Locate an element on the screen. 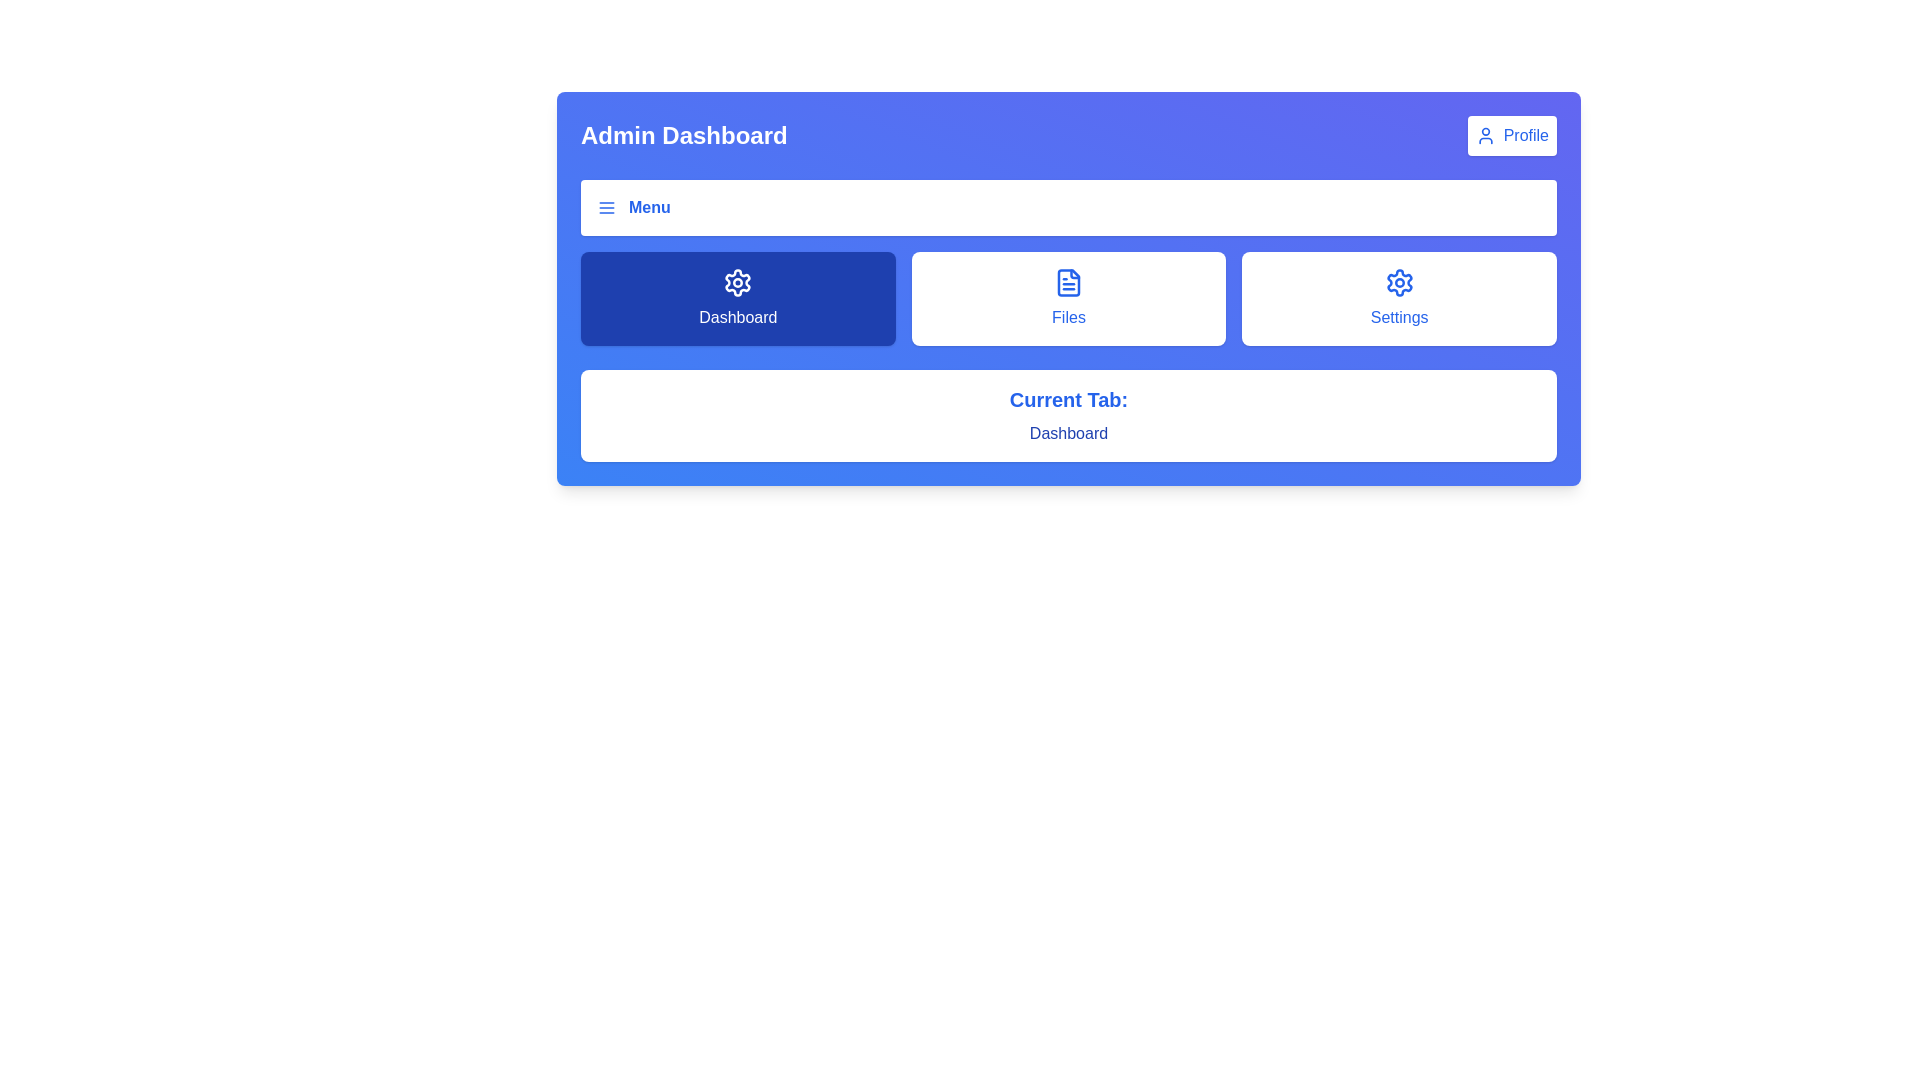 The width and height of the screenshot is (1920, 1080). the heading text label at the top-left of the dashboard interface, which provides context to the user about the current page is located at coordinates (684, 135).